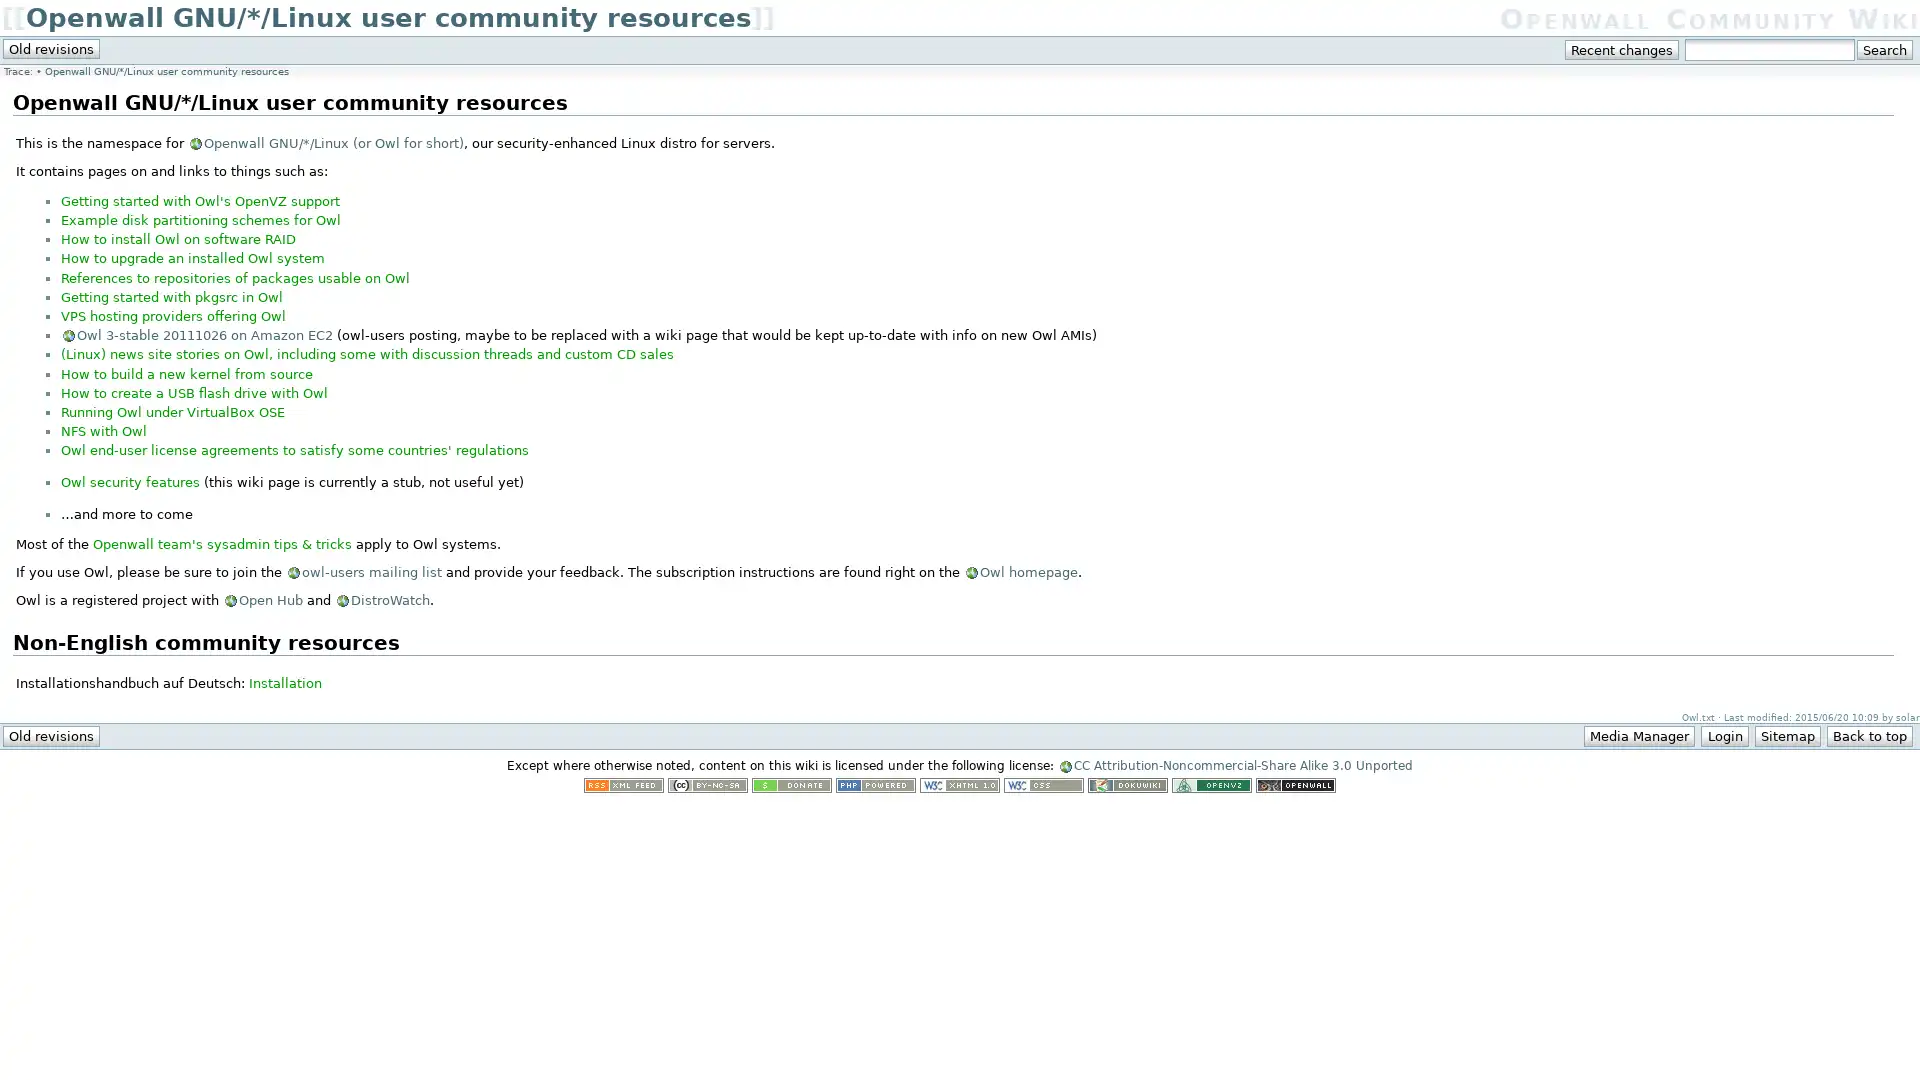  Describe the element at coordinates (1883, 49) in the screenshot. I see `Search` at that location.